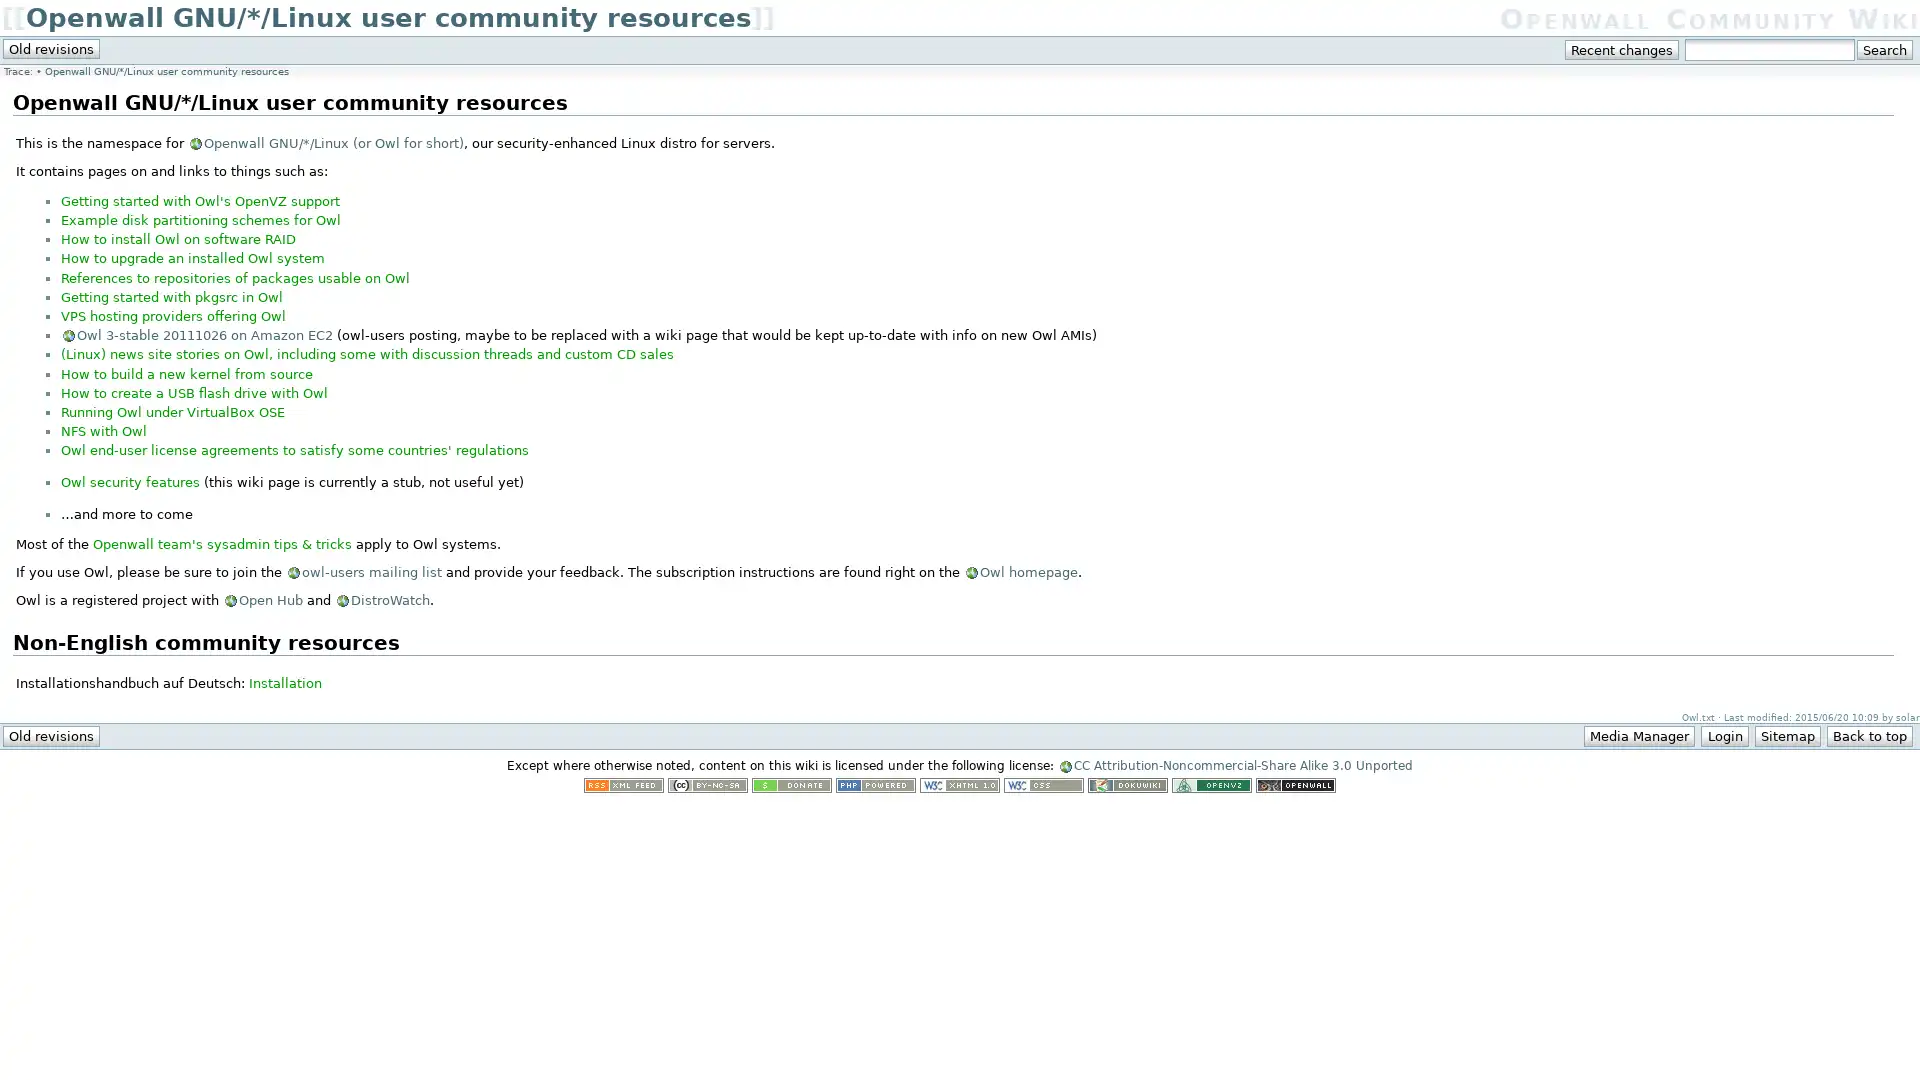  Describe the element at coordinates (1883, 49) in the screenshot. I see `Search` at that location.